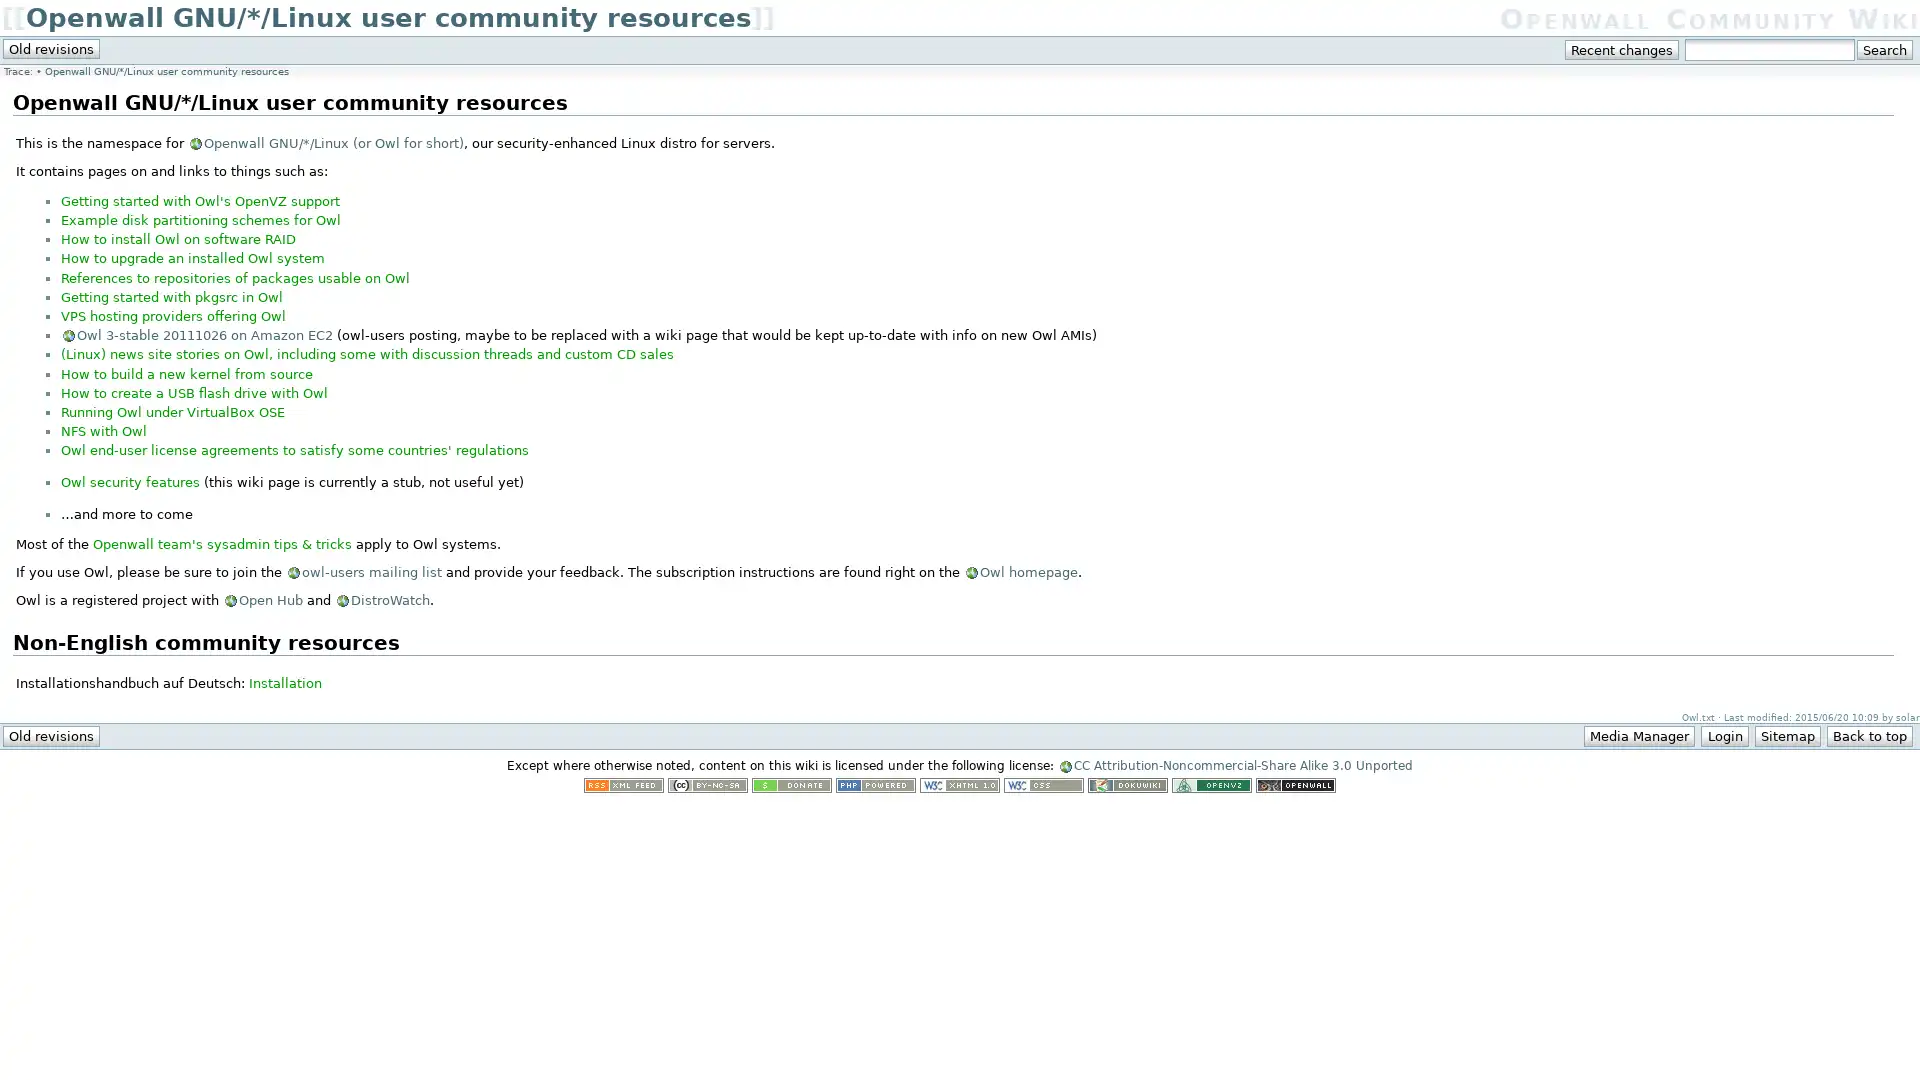  Describe the element at coordinates (1883, 49) in the screenshot. I see `Search` at that location.